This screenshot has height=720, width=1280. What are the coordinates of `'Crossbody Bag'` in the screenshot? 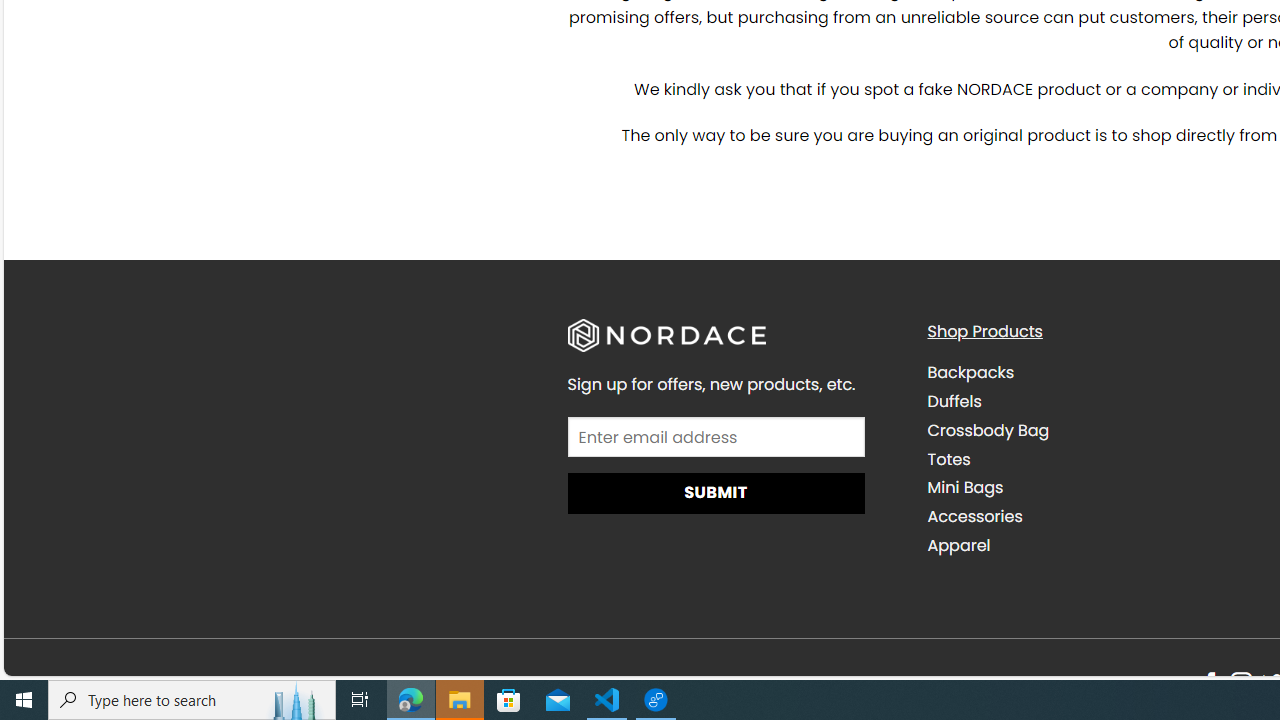 It's located at (988, 429).